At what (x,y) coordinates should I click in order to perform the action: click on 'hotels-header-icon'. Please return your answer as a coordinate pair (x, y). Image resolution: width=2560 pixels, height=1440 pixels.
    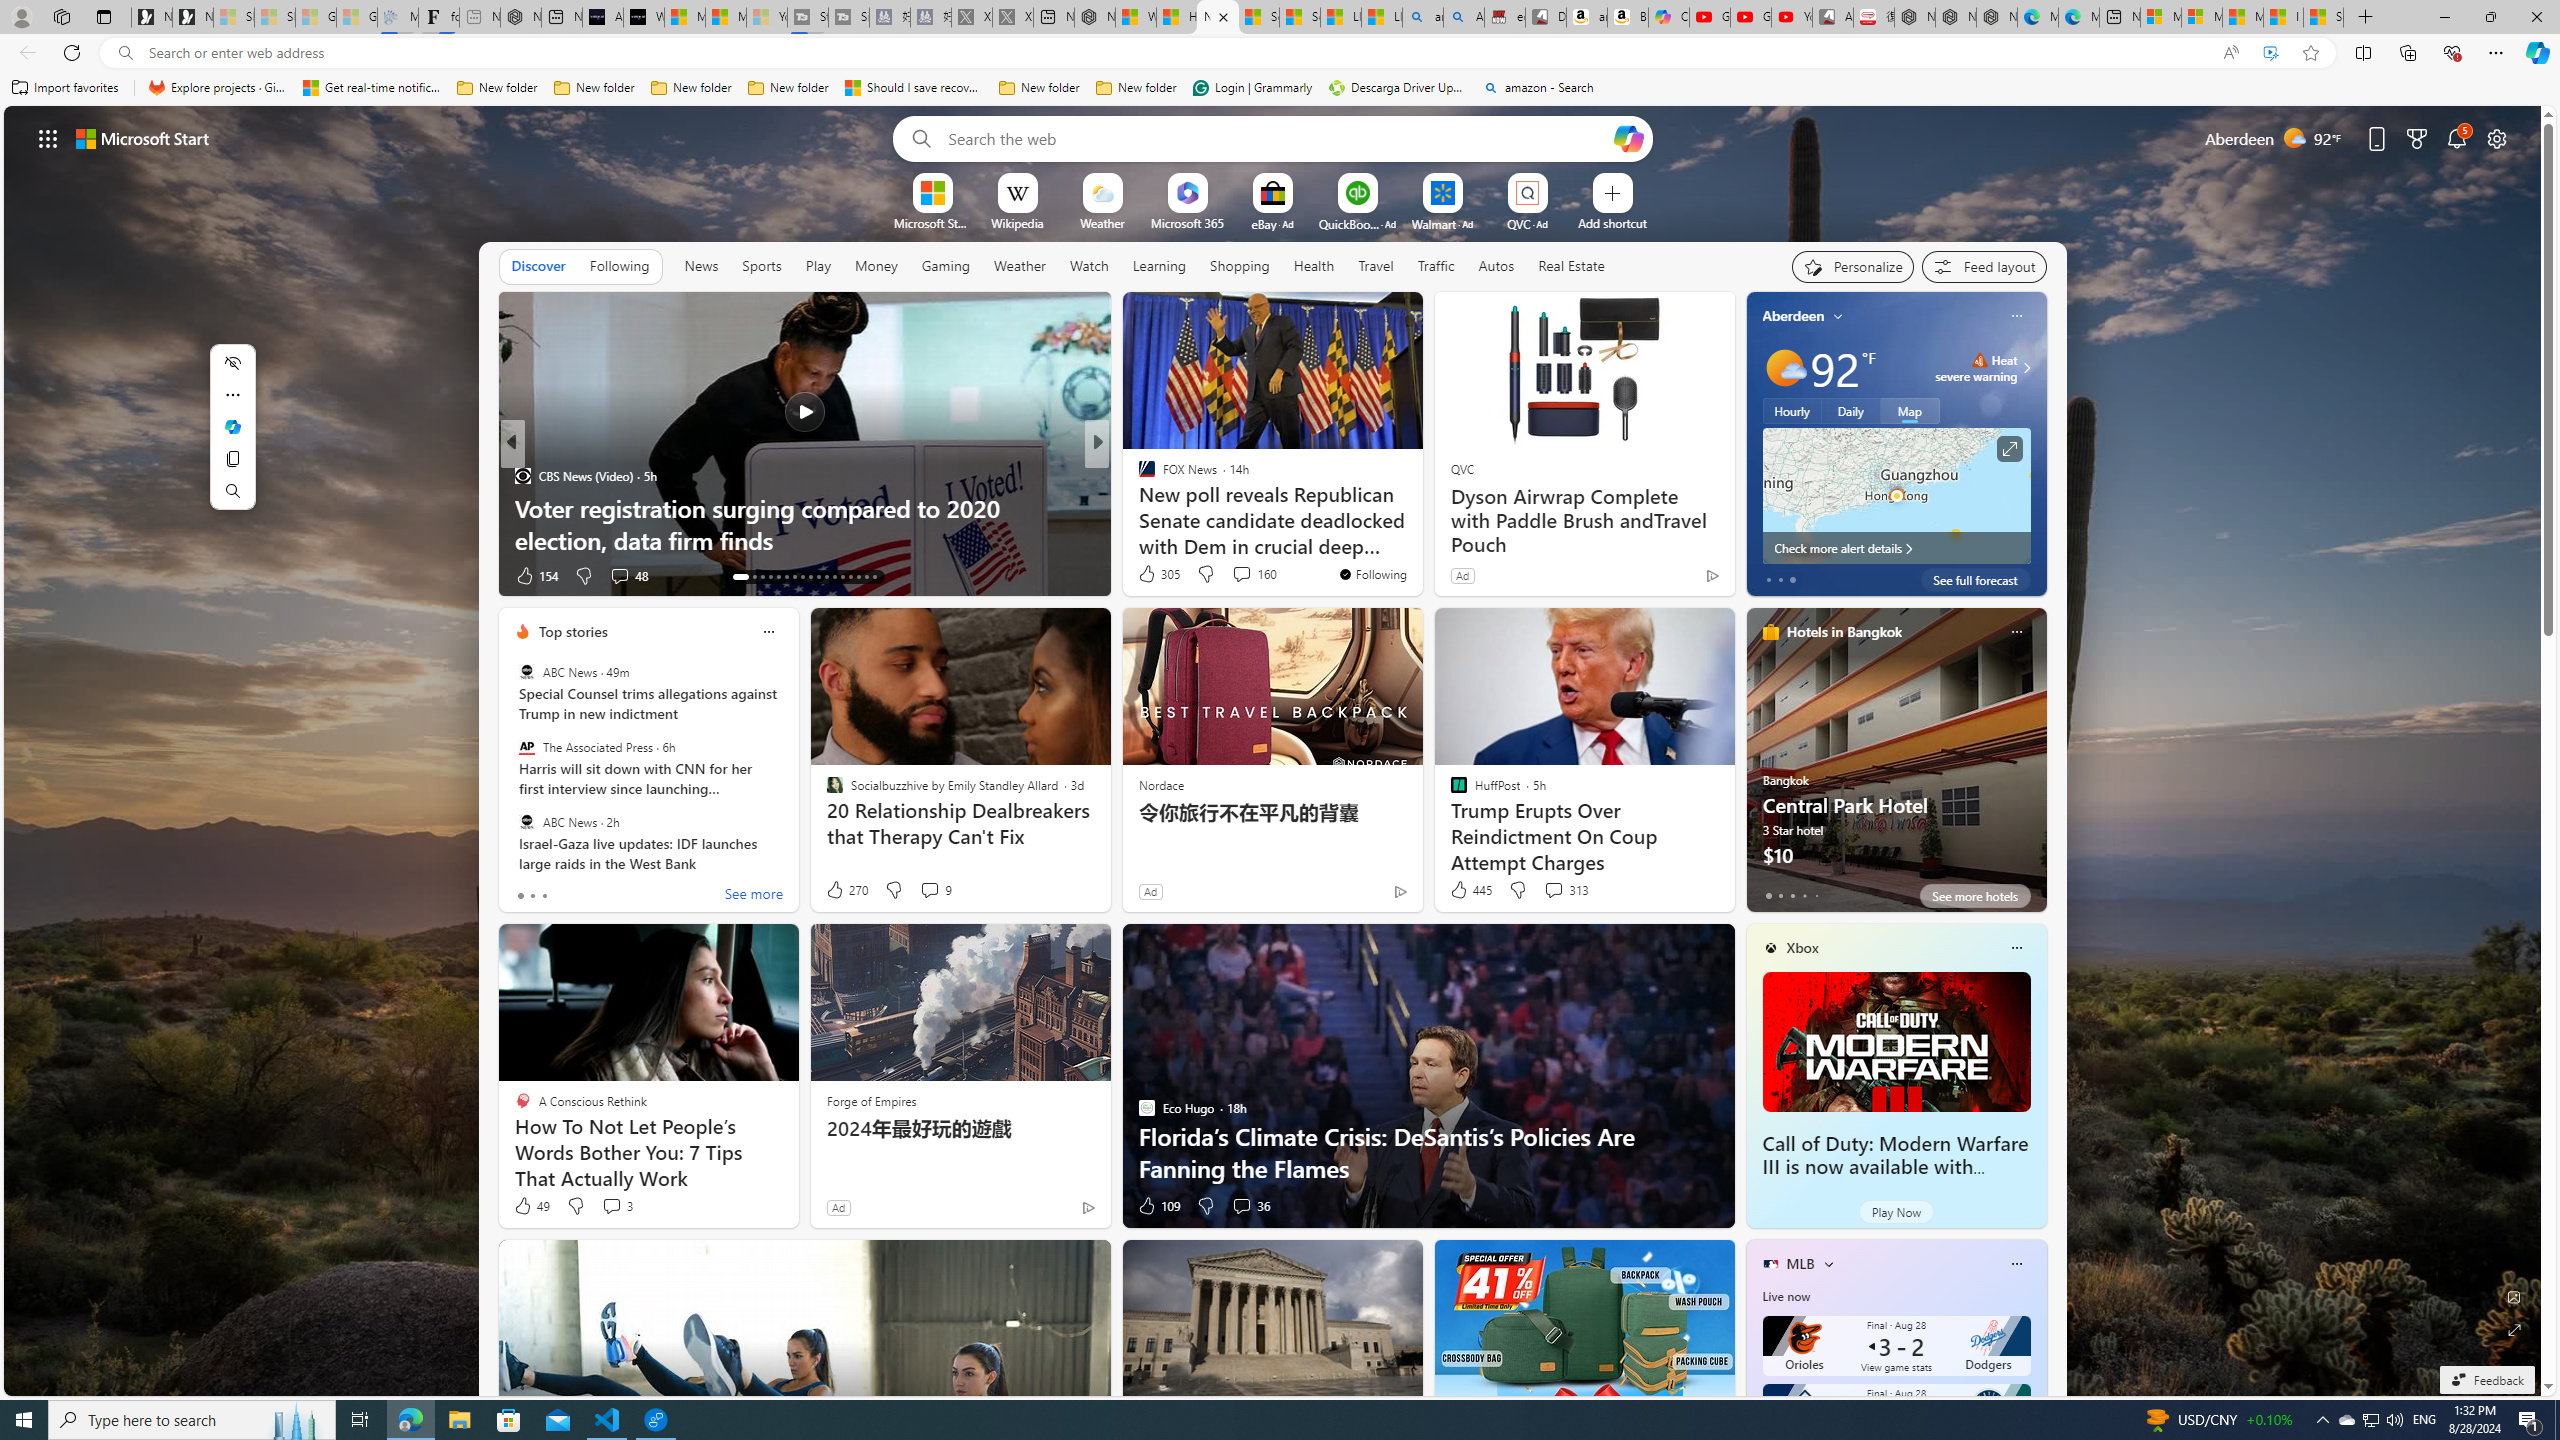
    Looking at the image, I should click on (1769, 631).